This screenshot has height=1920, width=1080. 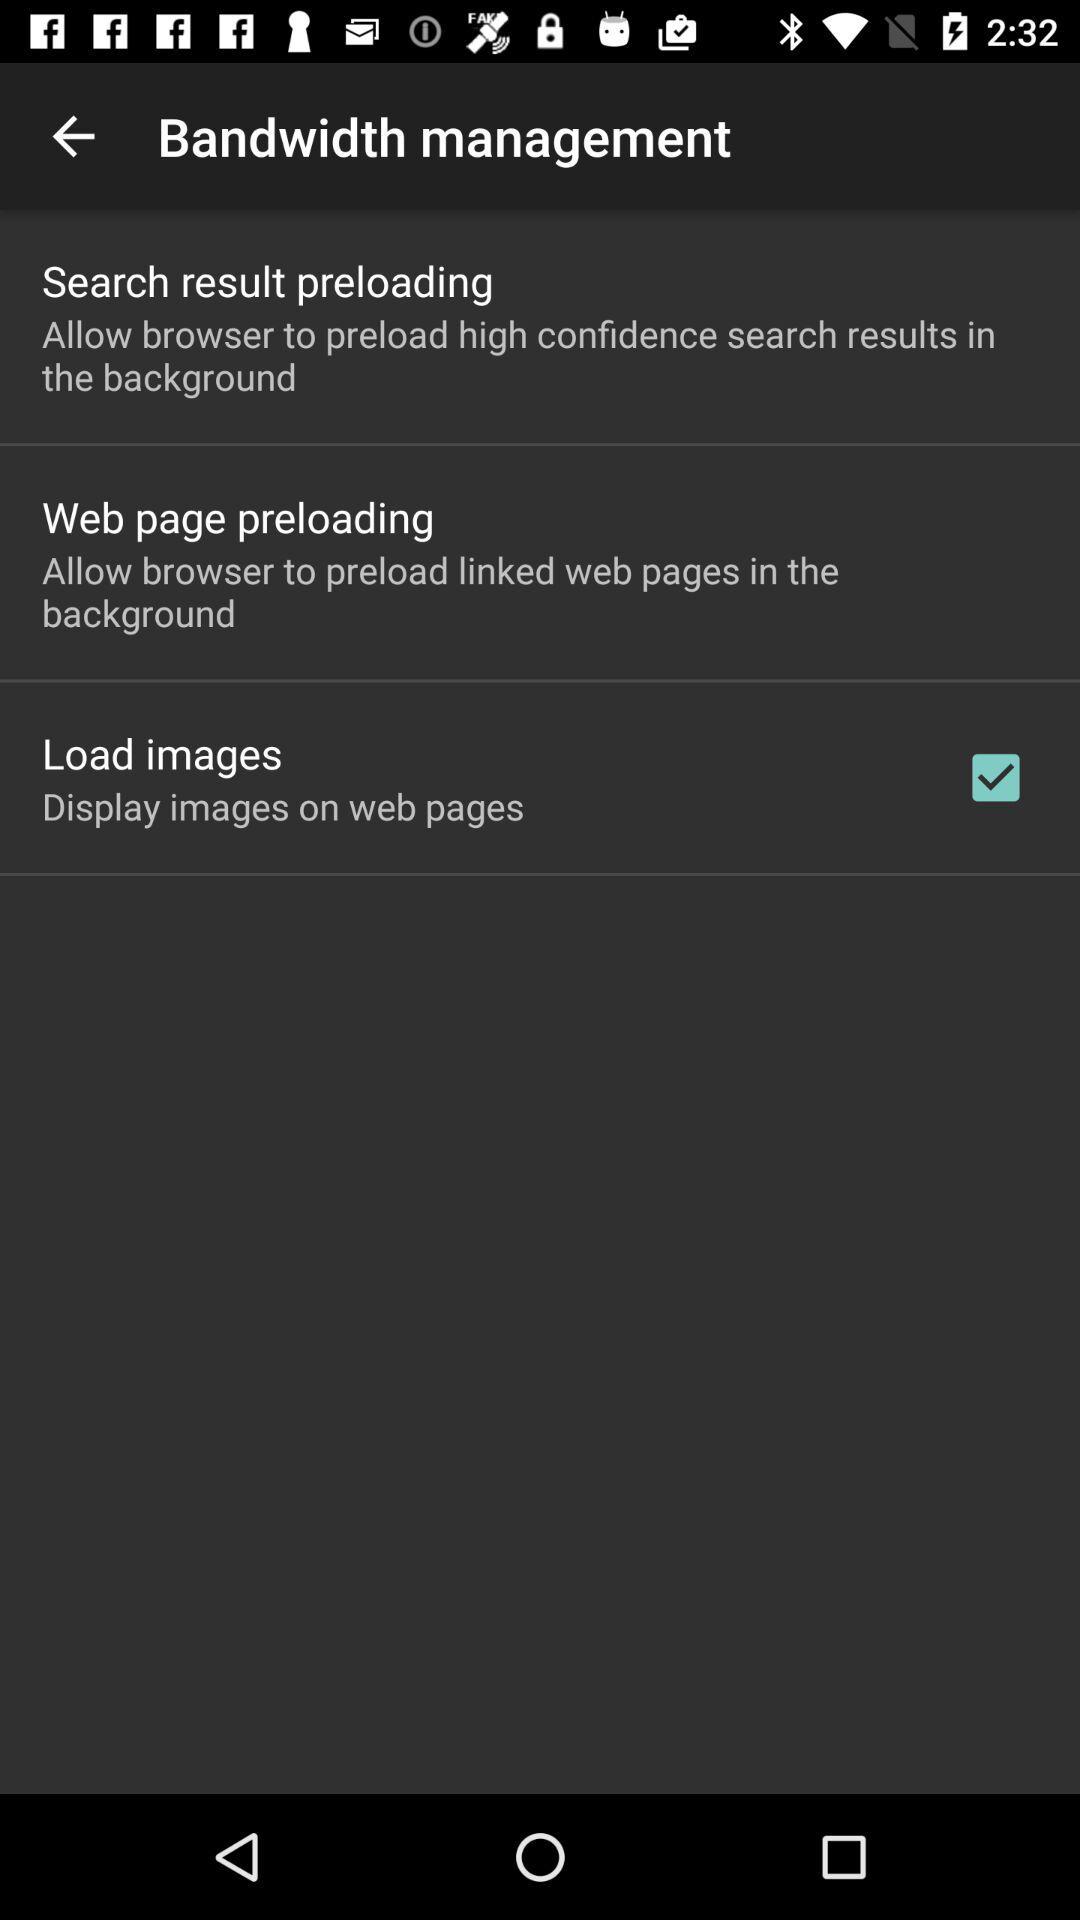 I want to click on web page preloading, so click(x=237, y=516).